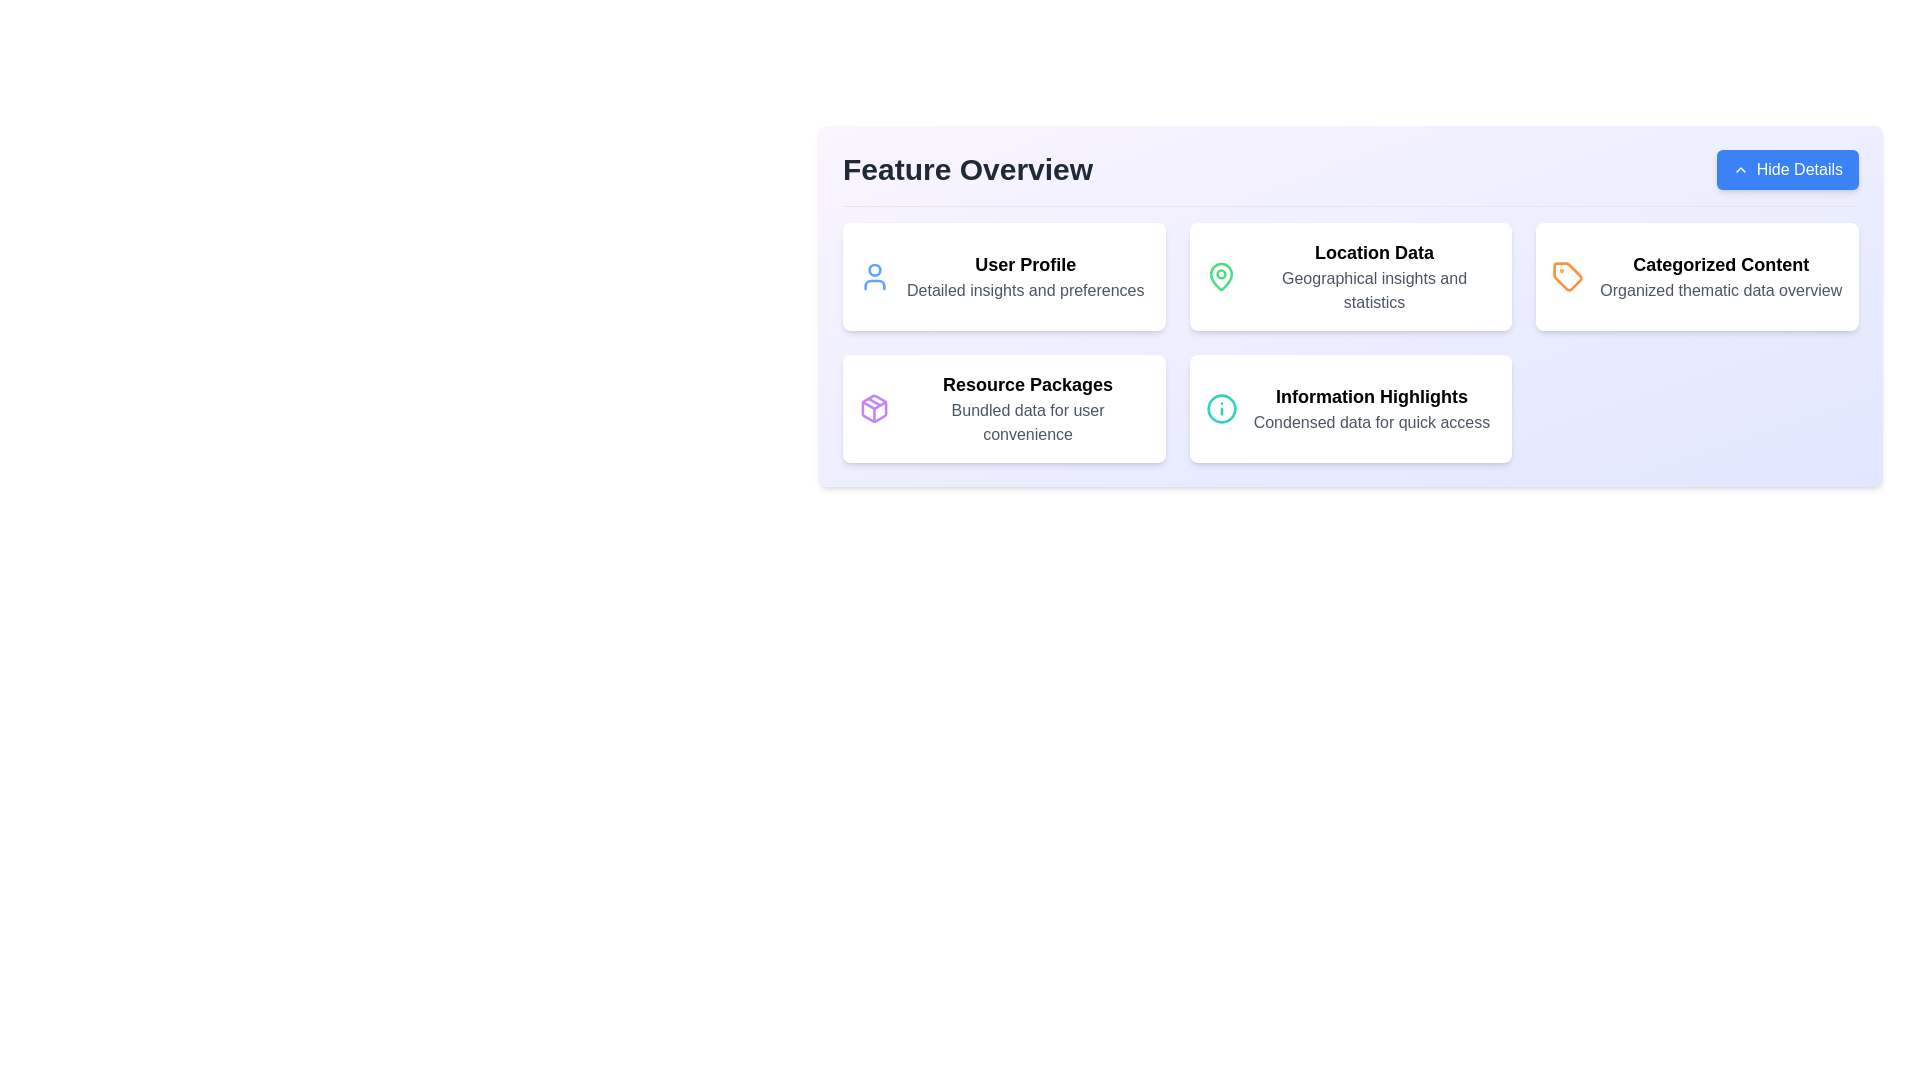 The width and height of the screenshot is (1920, 1080). What do you see at coordinates (1373, 277) in the screenshot?
I see `information from the Text block with header and description located in the upper-right part of the grid in the 'Feature Overview' section, which provides geographical data and related statistics` at bounding box center [1373, 277].